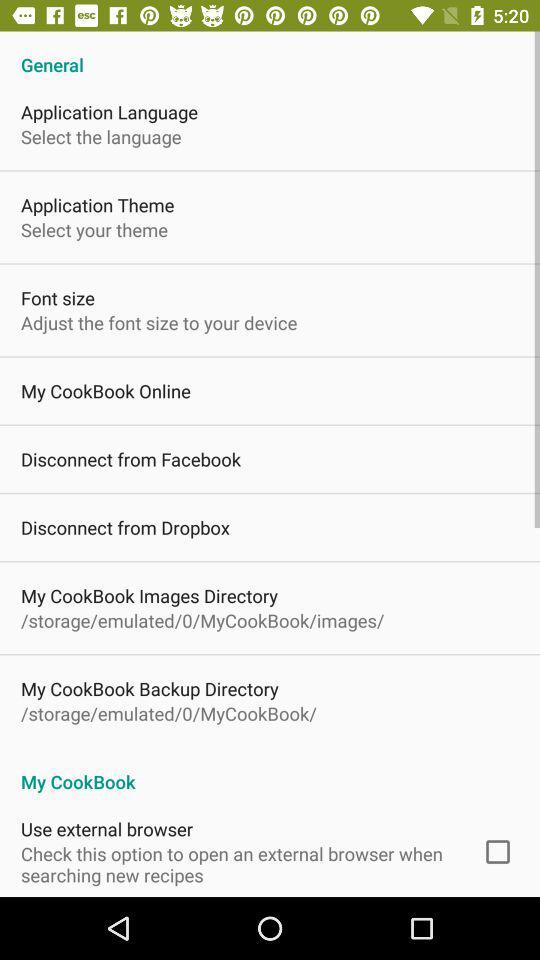 The width and height of the screenshot is (540, 960). What do you see at coordinates (238, 863) in the screenshot?
I see `check this option icon` at bounding box center [238, 863].